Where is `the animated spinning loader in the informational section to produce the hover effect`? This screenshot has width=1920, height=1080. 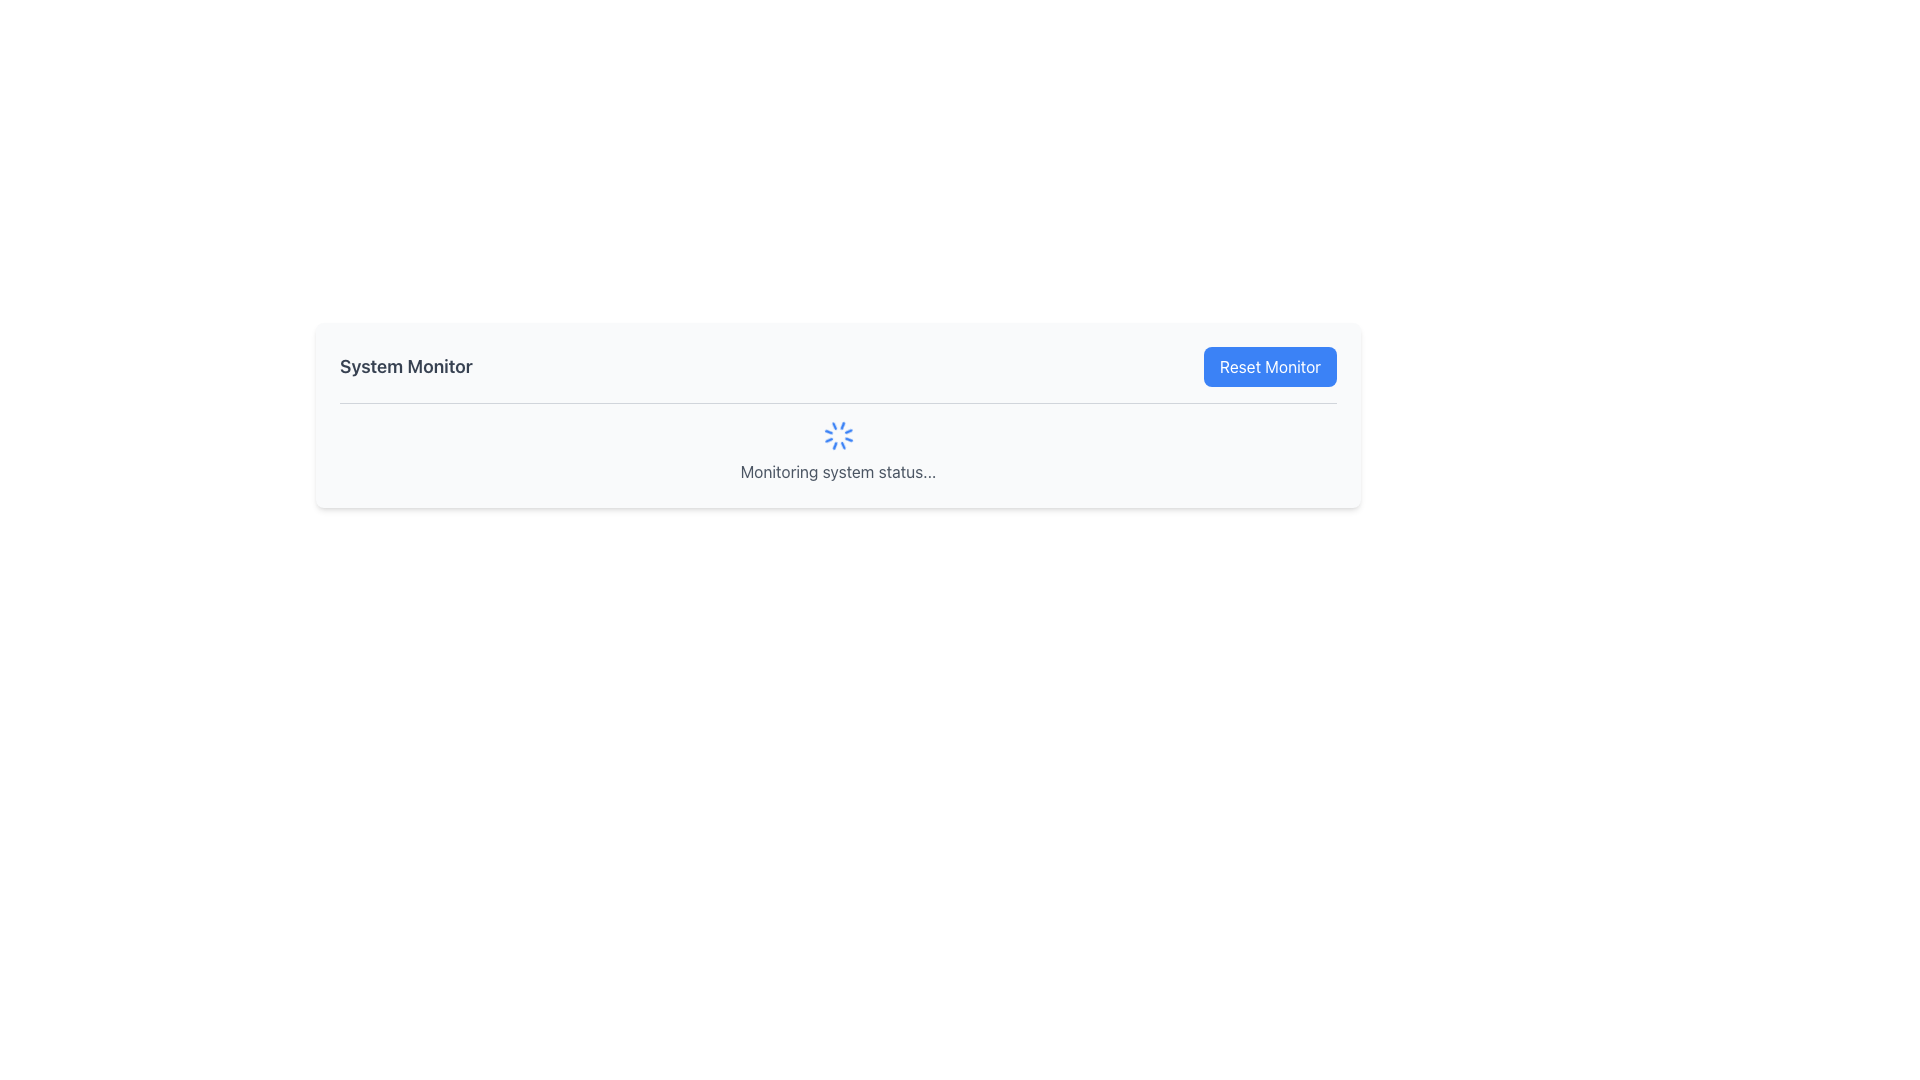
the animated spinning loader in the informational section to produce the hover effect is located at coordinates (838, 451).